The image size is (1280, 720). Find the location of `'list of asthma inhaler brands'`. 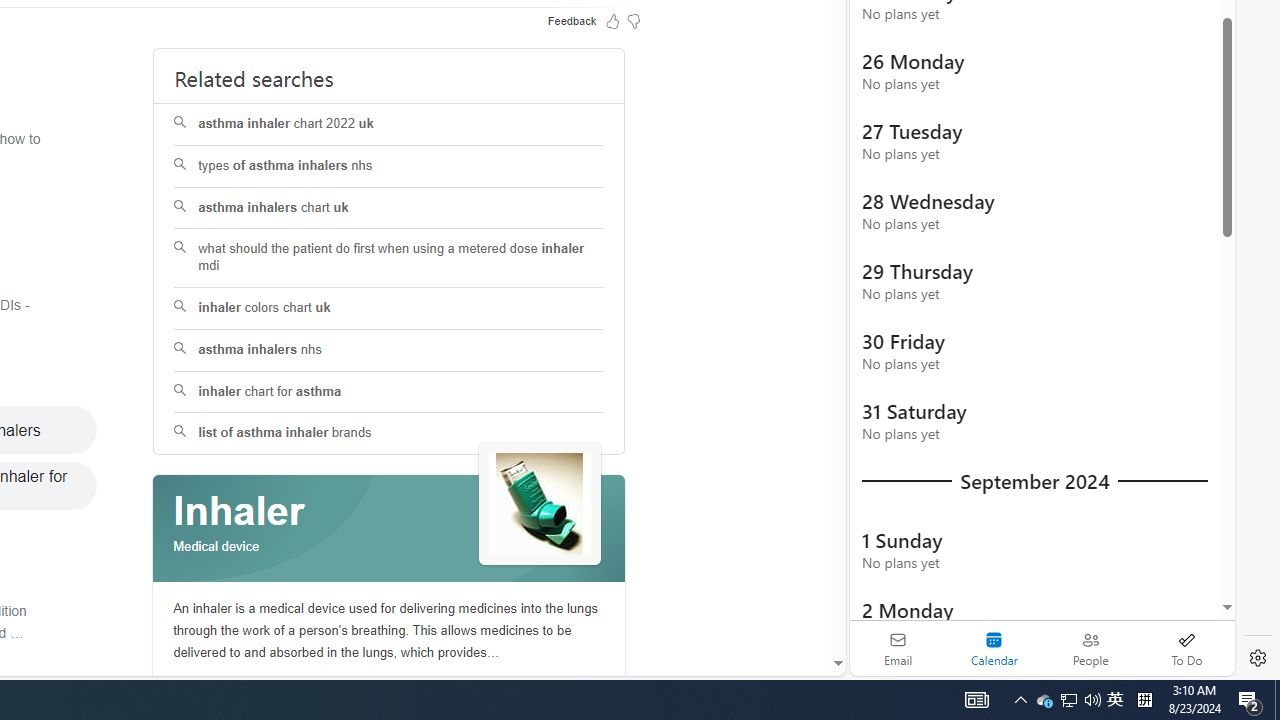

'list of asthma inhaler brands' is located at coordinates (389, 433).